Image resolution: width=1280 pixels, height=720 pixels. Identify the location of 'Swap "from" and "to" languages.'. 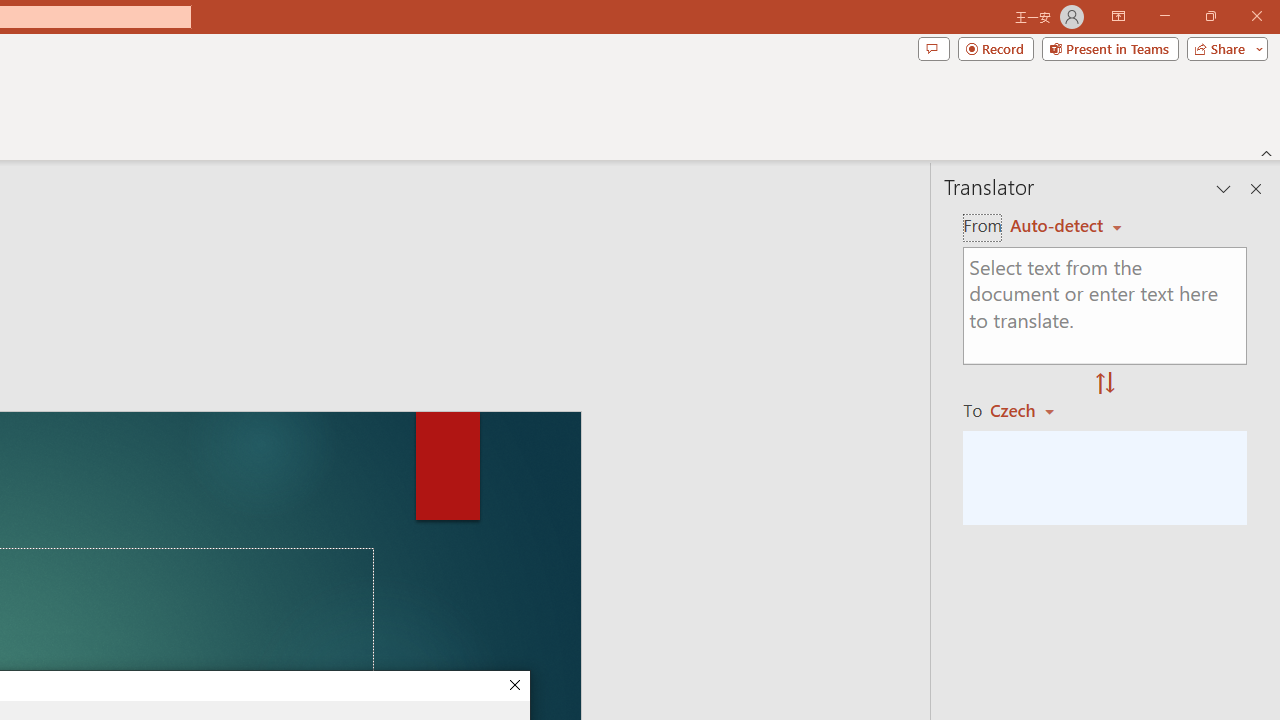
(1104, 384).